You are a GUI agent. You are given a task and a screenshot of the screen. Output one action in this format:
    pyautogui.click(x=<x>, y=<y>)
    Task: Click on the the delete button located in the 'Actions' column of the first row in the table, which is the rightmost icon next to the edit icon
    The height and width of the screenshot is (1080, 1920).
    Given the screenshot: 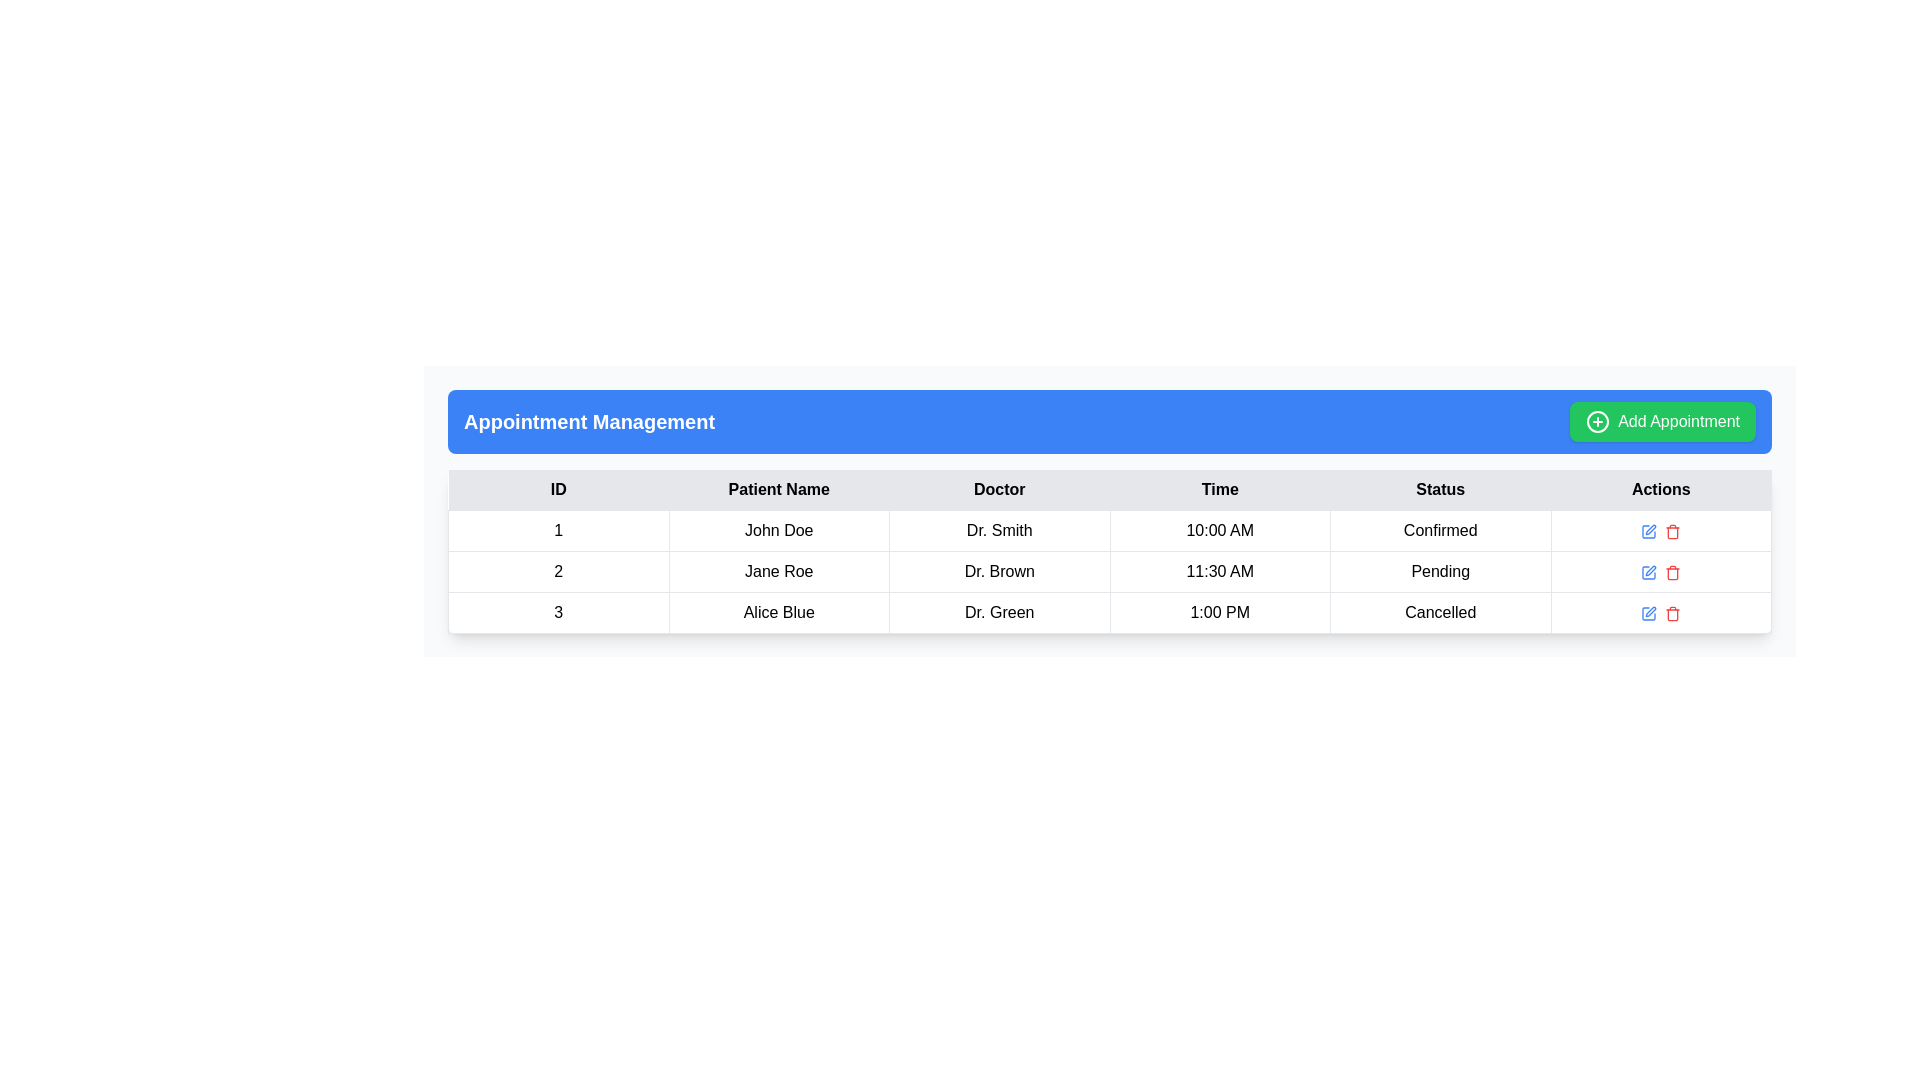 What is the action you would take?
    pyautogui.click(x=1673, y=530)
    